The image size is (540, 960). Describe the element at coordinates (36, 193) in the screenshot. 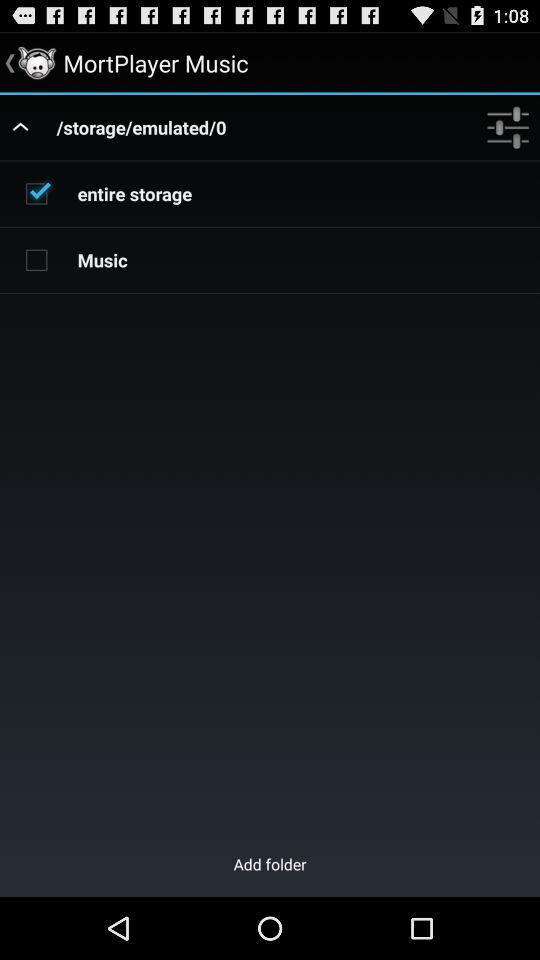

I see `box` at that location.